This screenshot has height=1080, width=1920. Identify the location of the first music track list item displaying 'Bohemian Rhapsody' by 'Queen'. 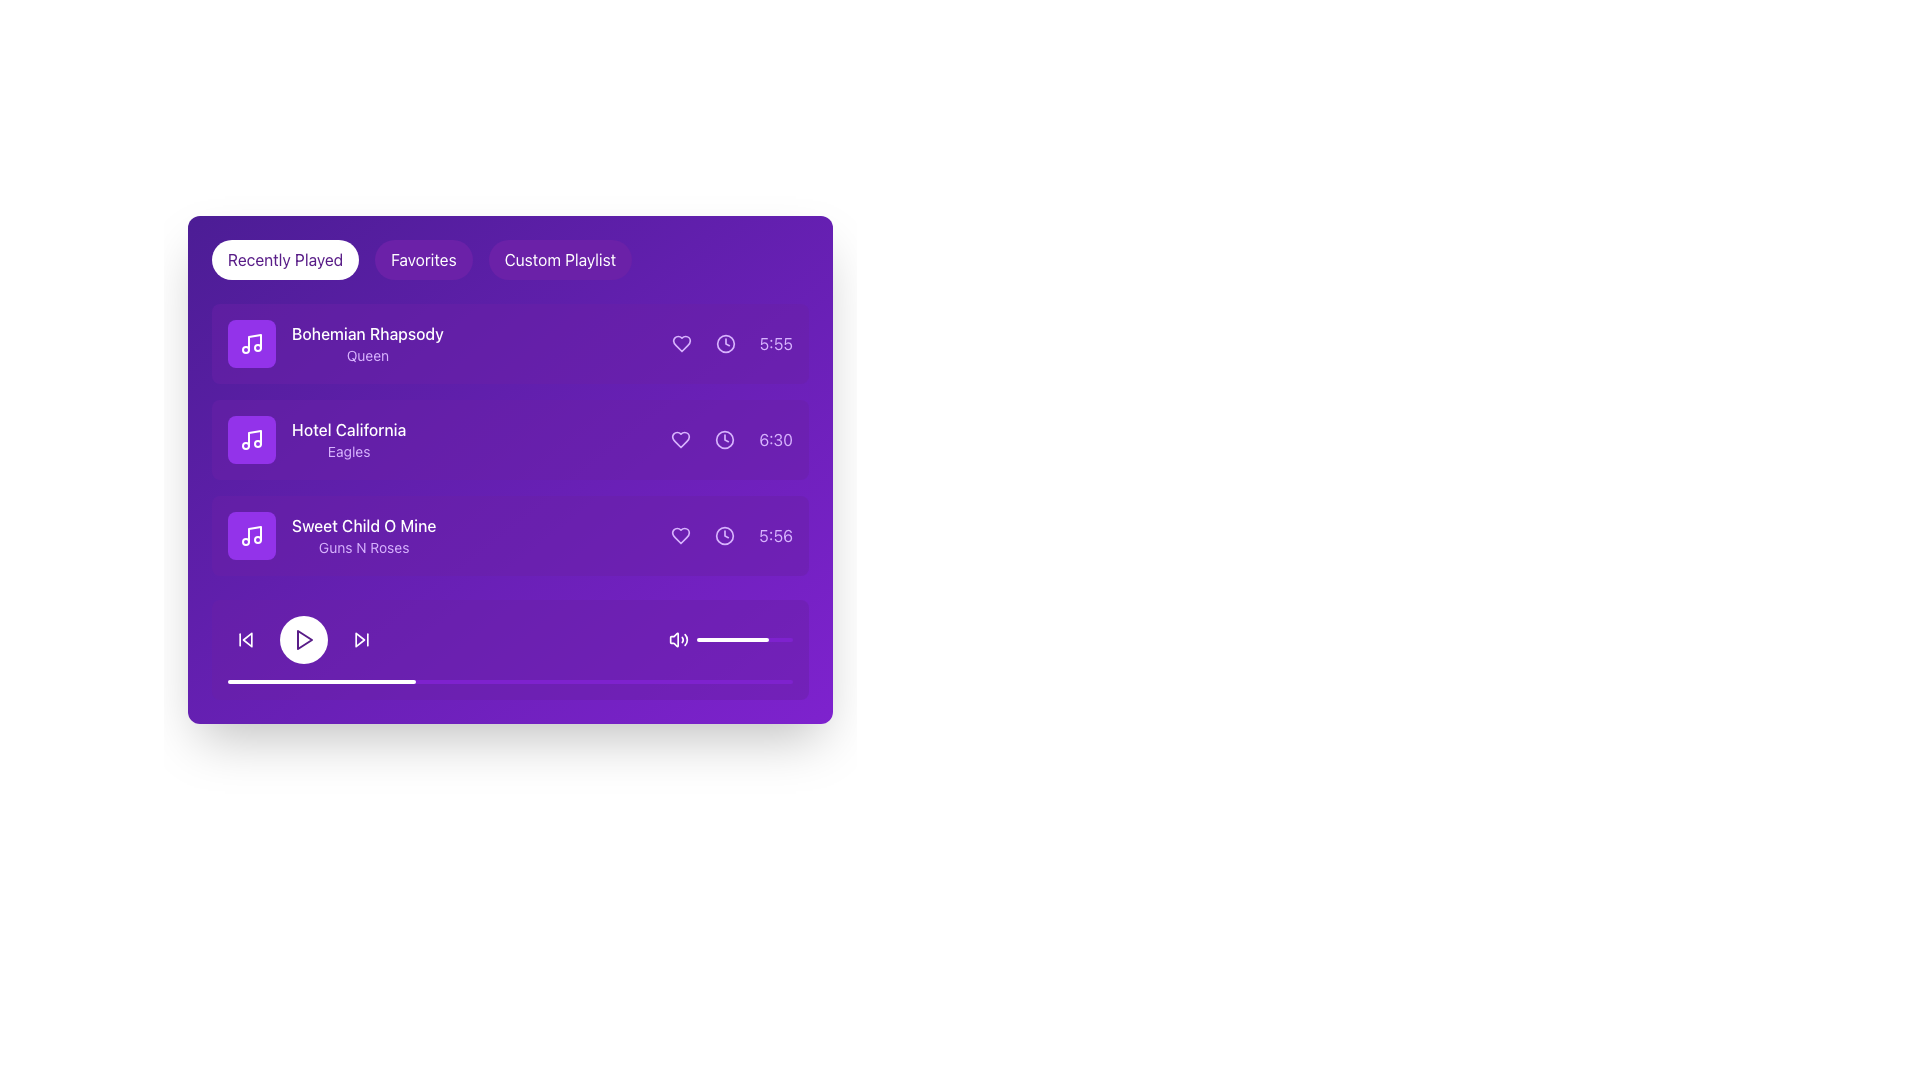
(336, 342).